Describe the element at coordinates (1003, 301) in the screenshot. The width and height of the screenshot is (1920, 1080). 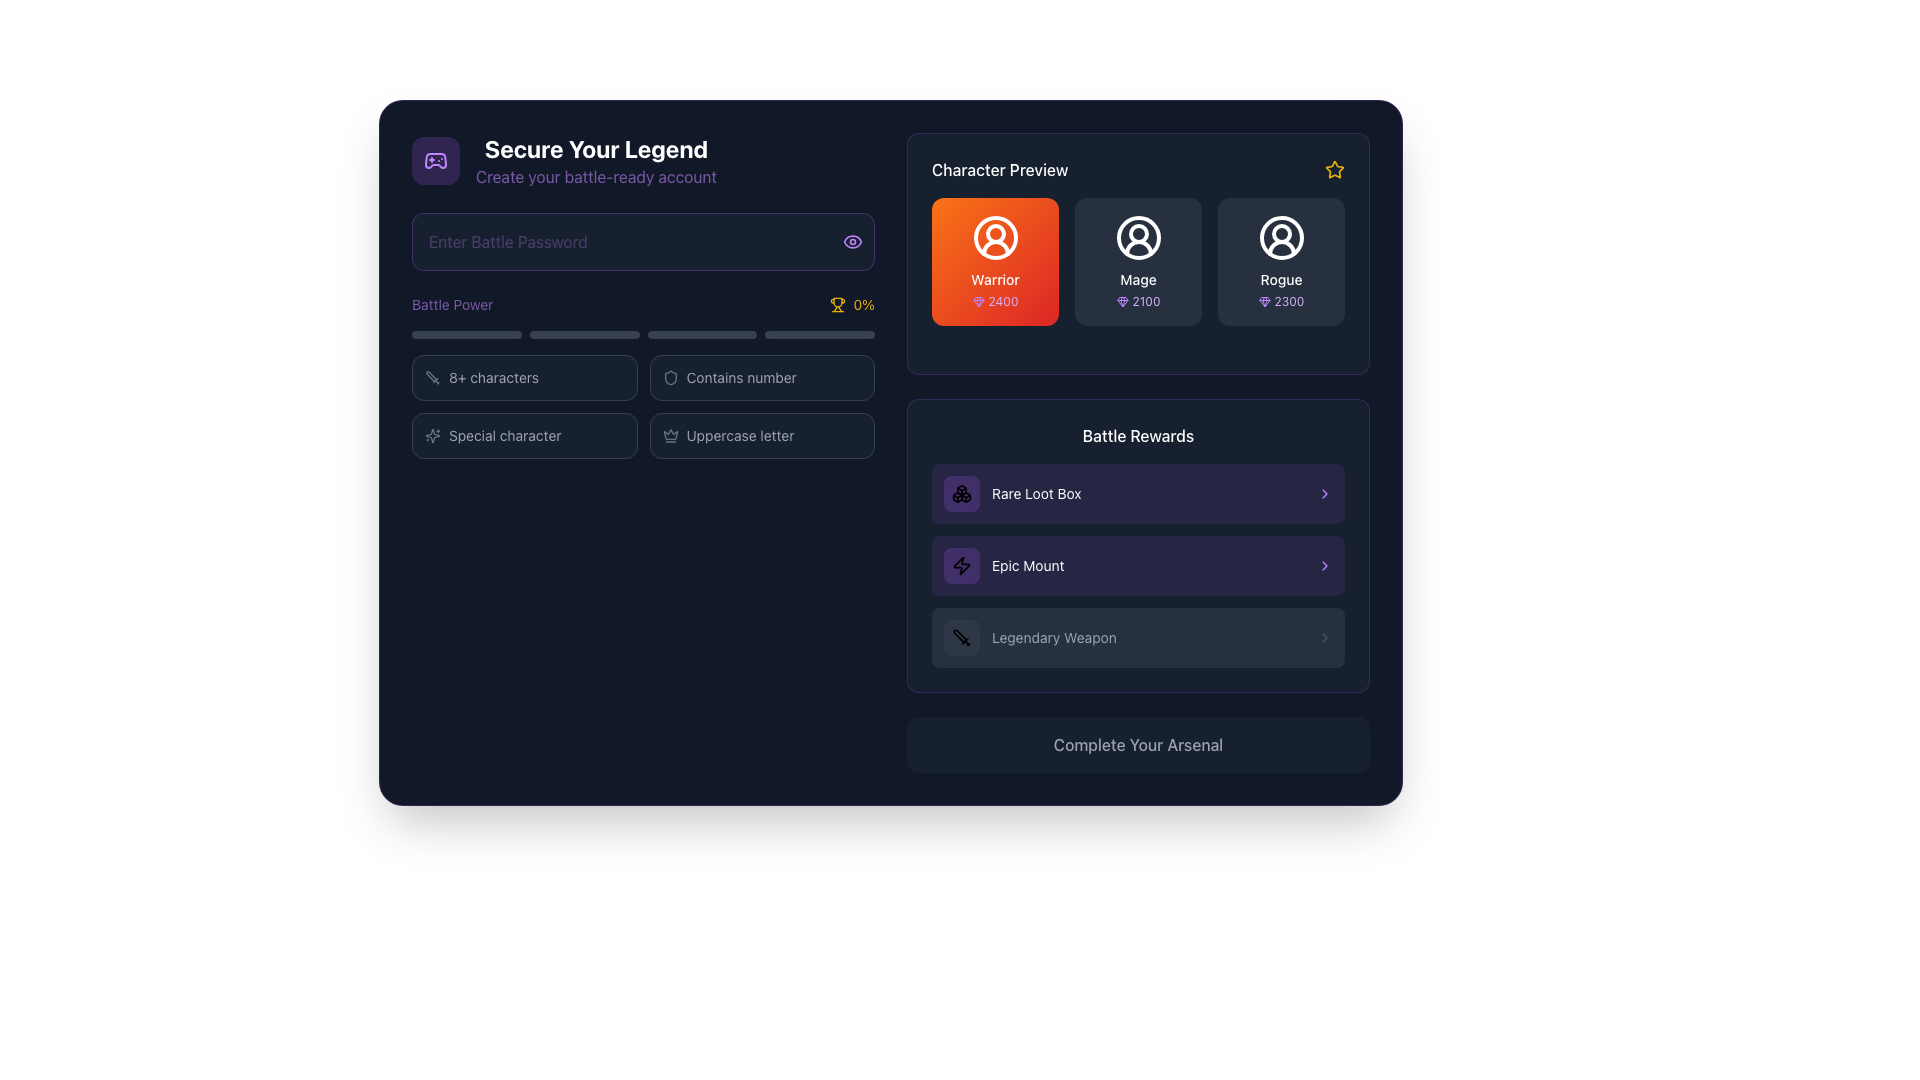
I see `the text label displaying the numeric value '2400' in light purple, located below the 'Warrior' label in the 'Character Preview' section` at that location.